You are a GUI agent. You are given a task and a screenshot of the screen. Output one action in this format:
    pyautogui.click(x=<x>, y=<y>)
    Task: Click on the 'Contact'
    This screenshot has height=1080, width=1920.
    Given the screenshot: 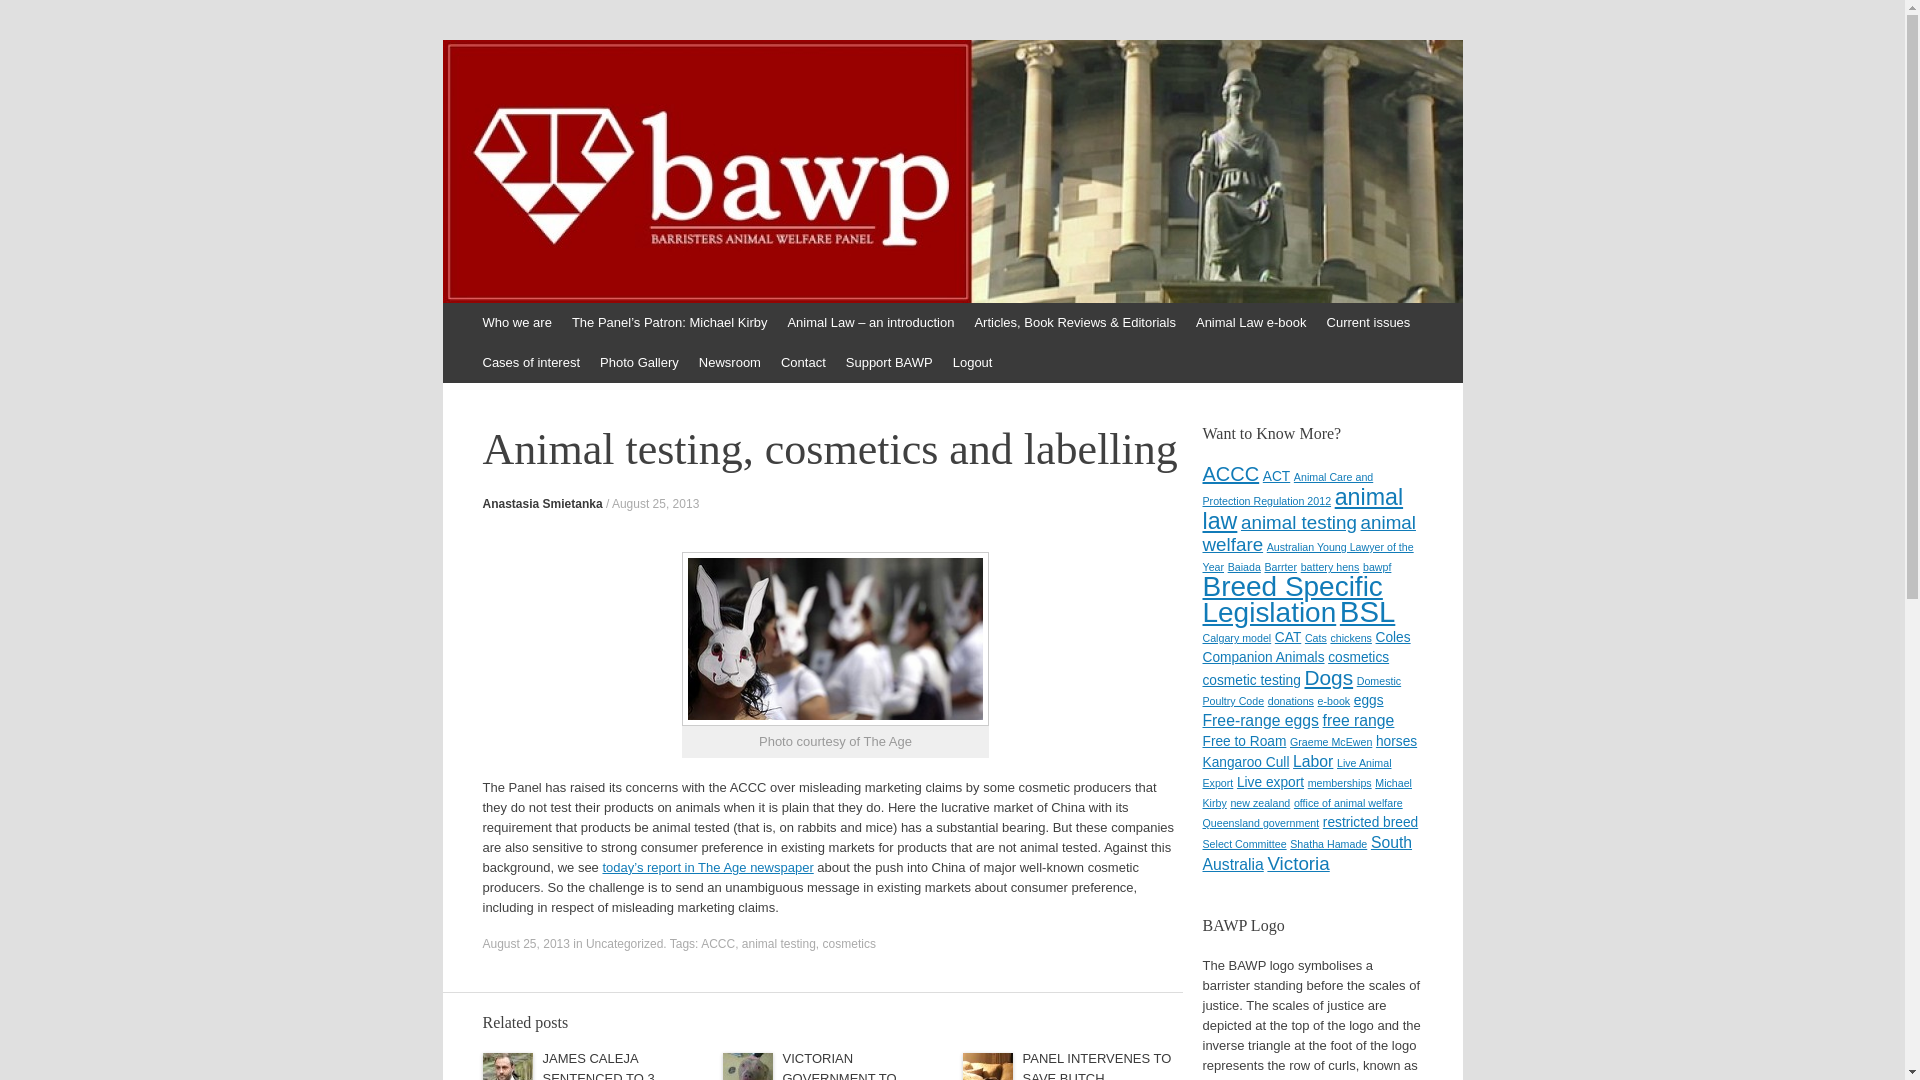 What is the action you would take?
    pyautogui.click(x=803, y=362)
    